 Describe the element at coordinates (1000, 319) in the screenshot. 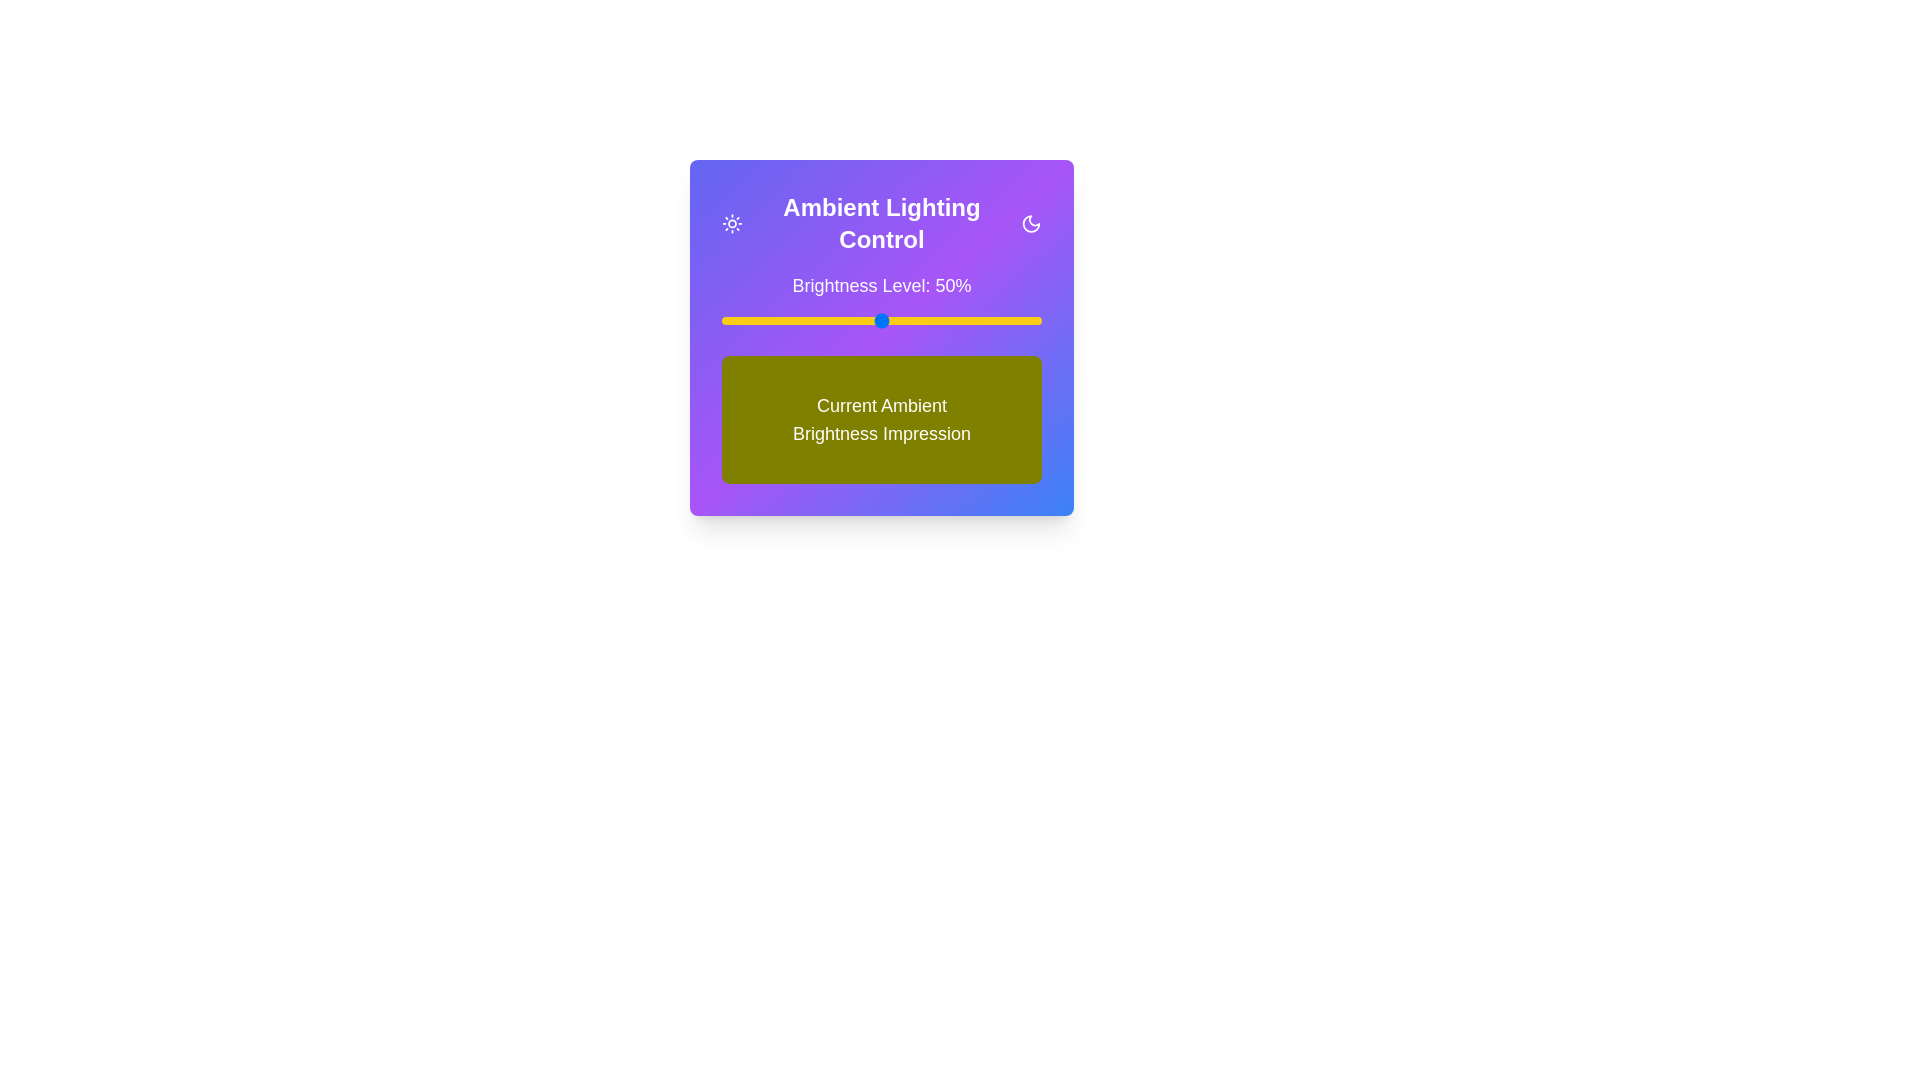

I see `the brightness level to 87% by moving the slider` at that location.